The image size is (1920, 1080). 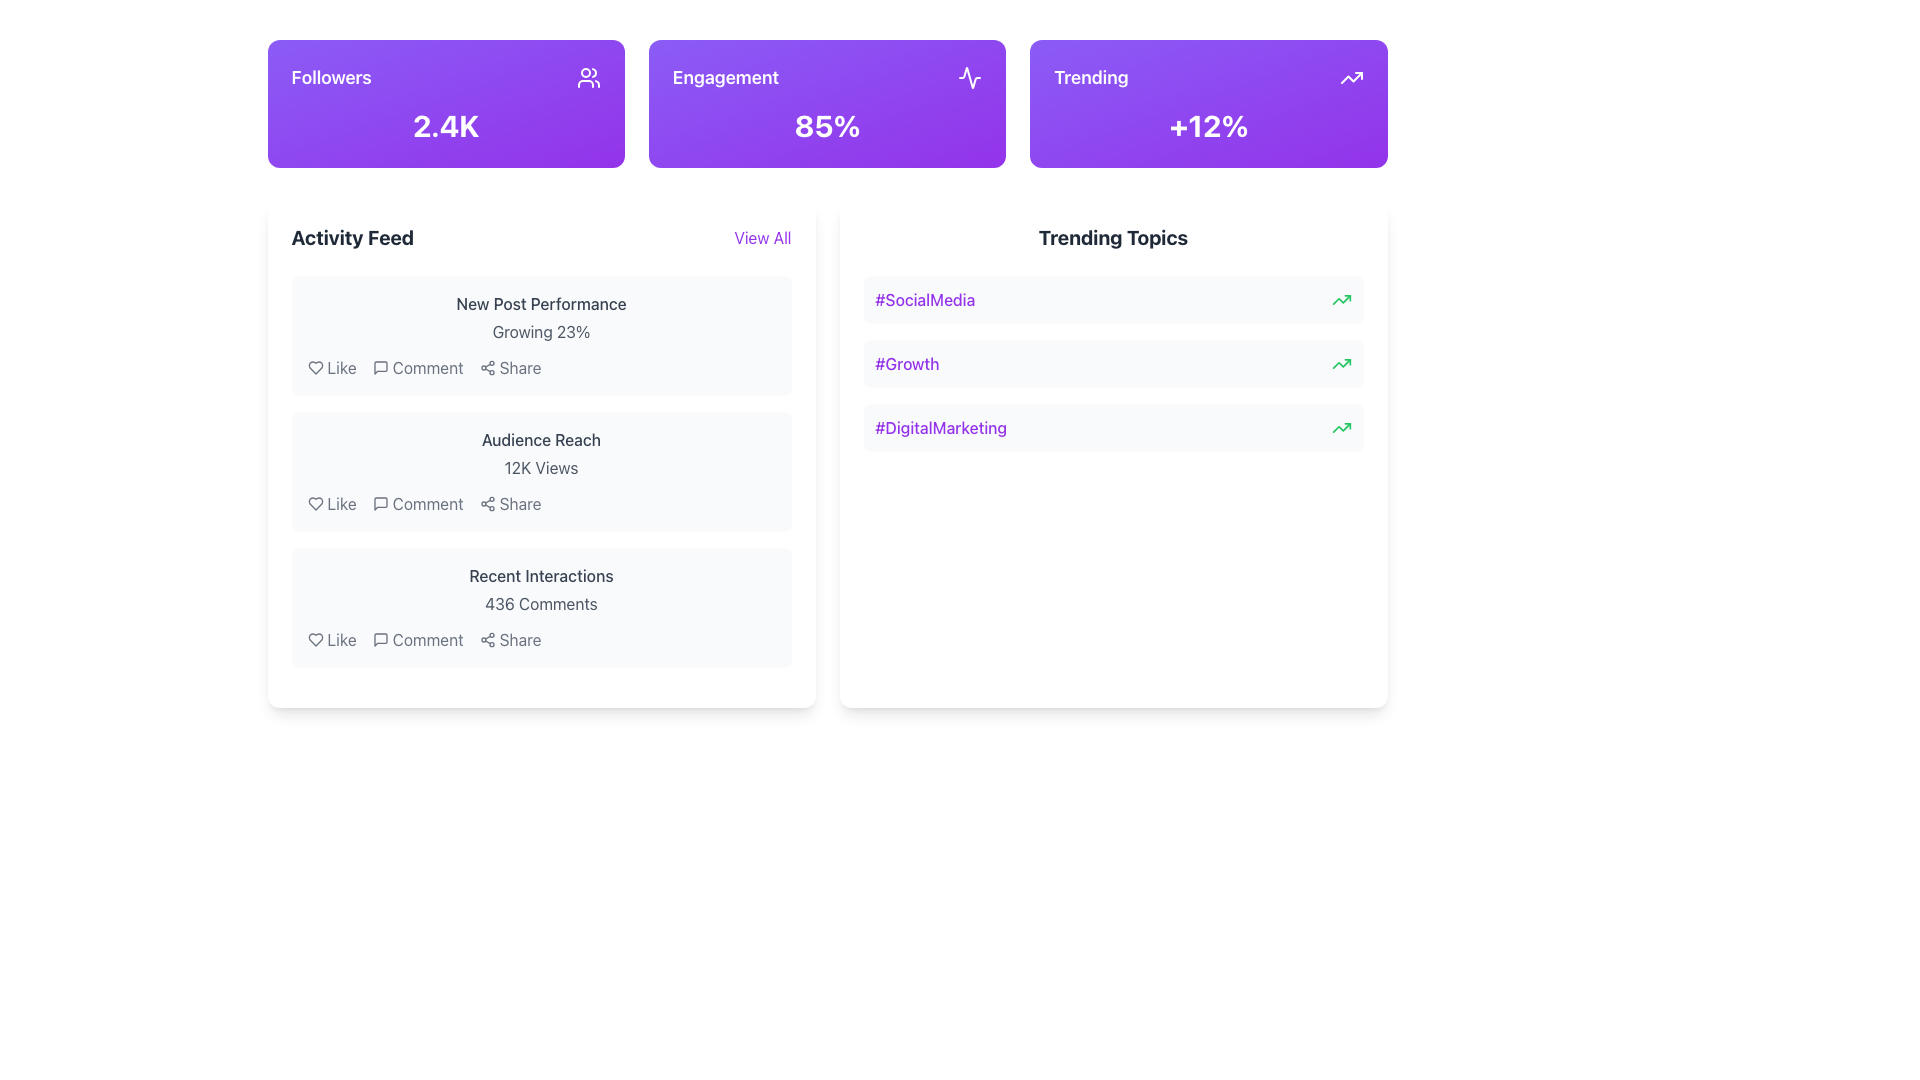 I want to click on the first list item in the 'Trending Topics' section, which indicates a trending topic with a visual popularity indicator, so click(x=1112, y=300).